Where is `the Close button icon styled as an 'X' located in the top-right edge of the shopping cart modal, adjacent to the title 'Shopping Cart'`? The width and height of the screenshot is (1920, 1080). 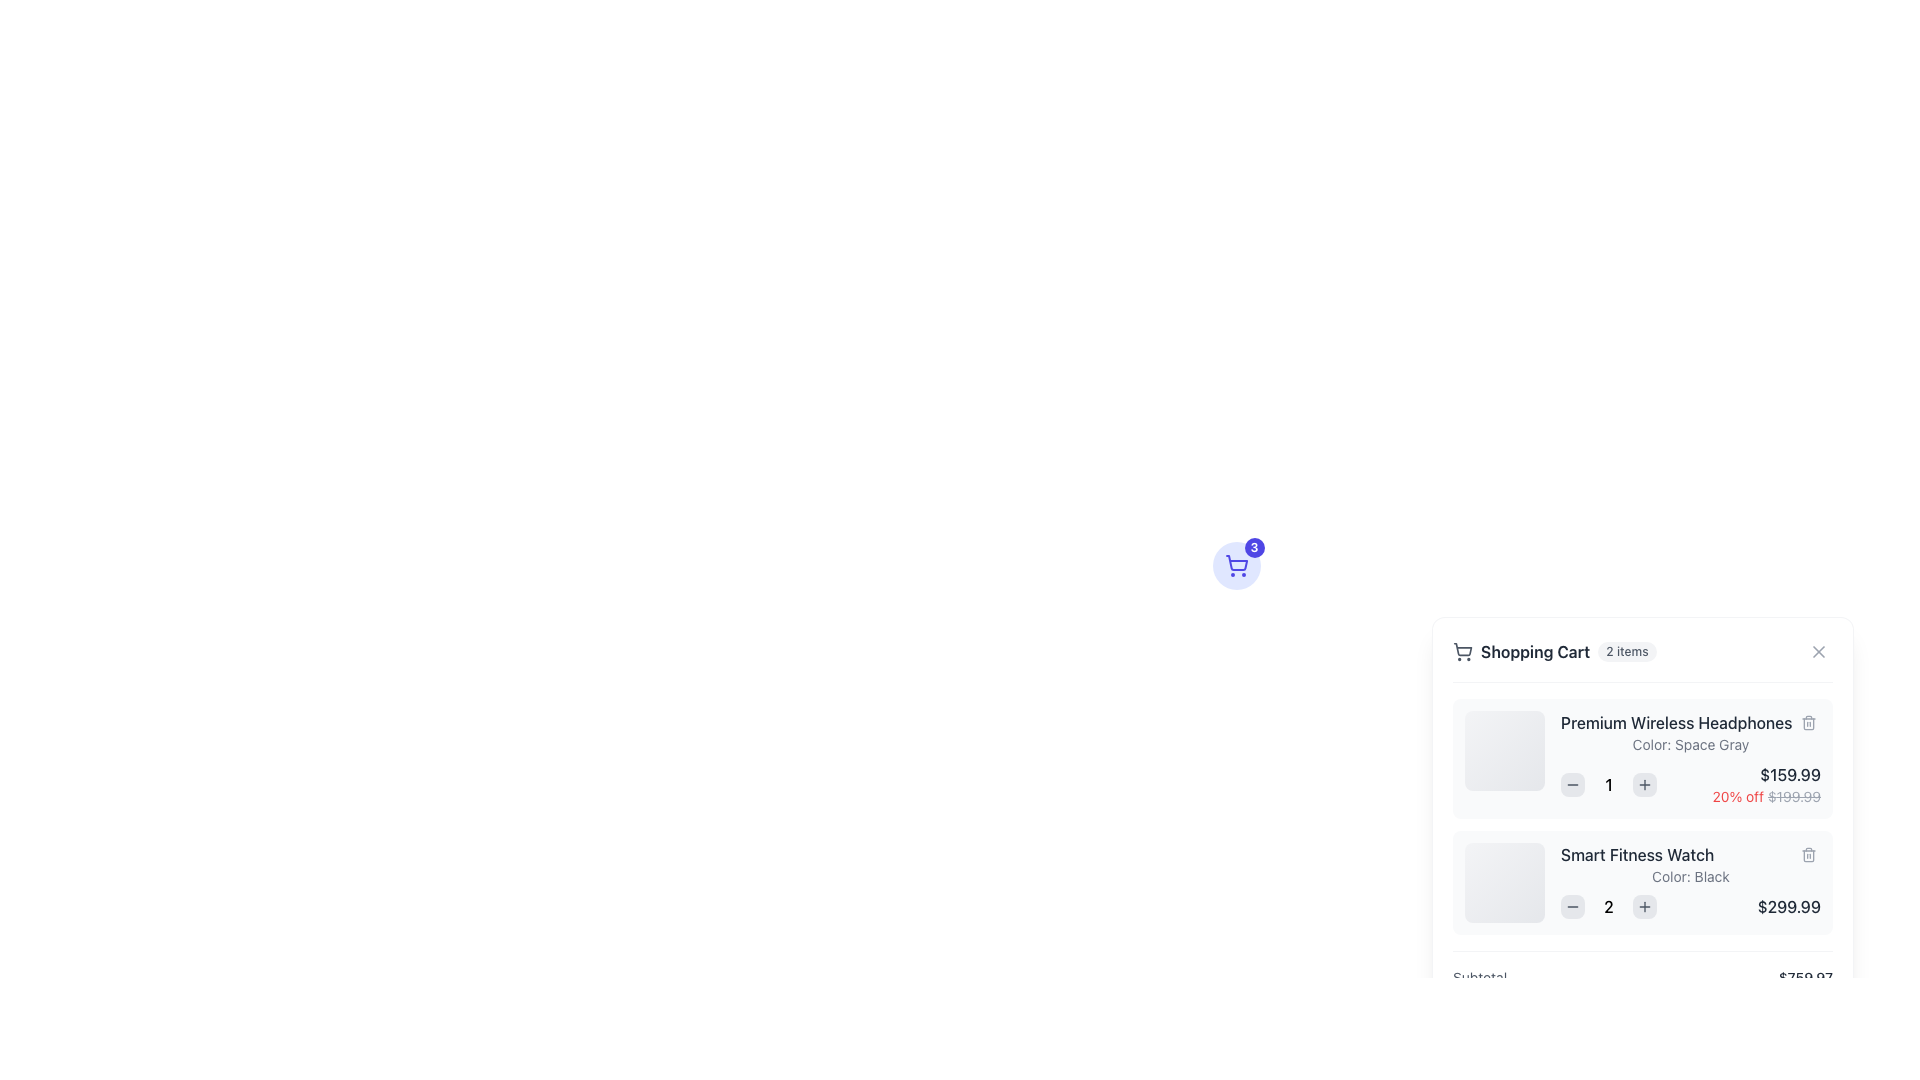
the Close button icon styled as an 'X' located in the top-right edge of the shopping cart modal, adjacent to the title 'Shopping Cart' is located at coordinates (1819, 651).